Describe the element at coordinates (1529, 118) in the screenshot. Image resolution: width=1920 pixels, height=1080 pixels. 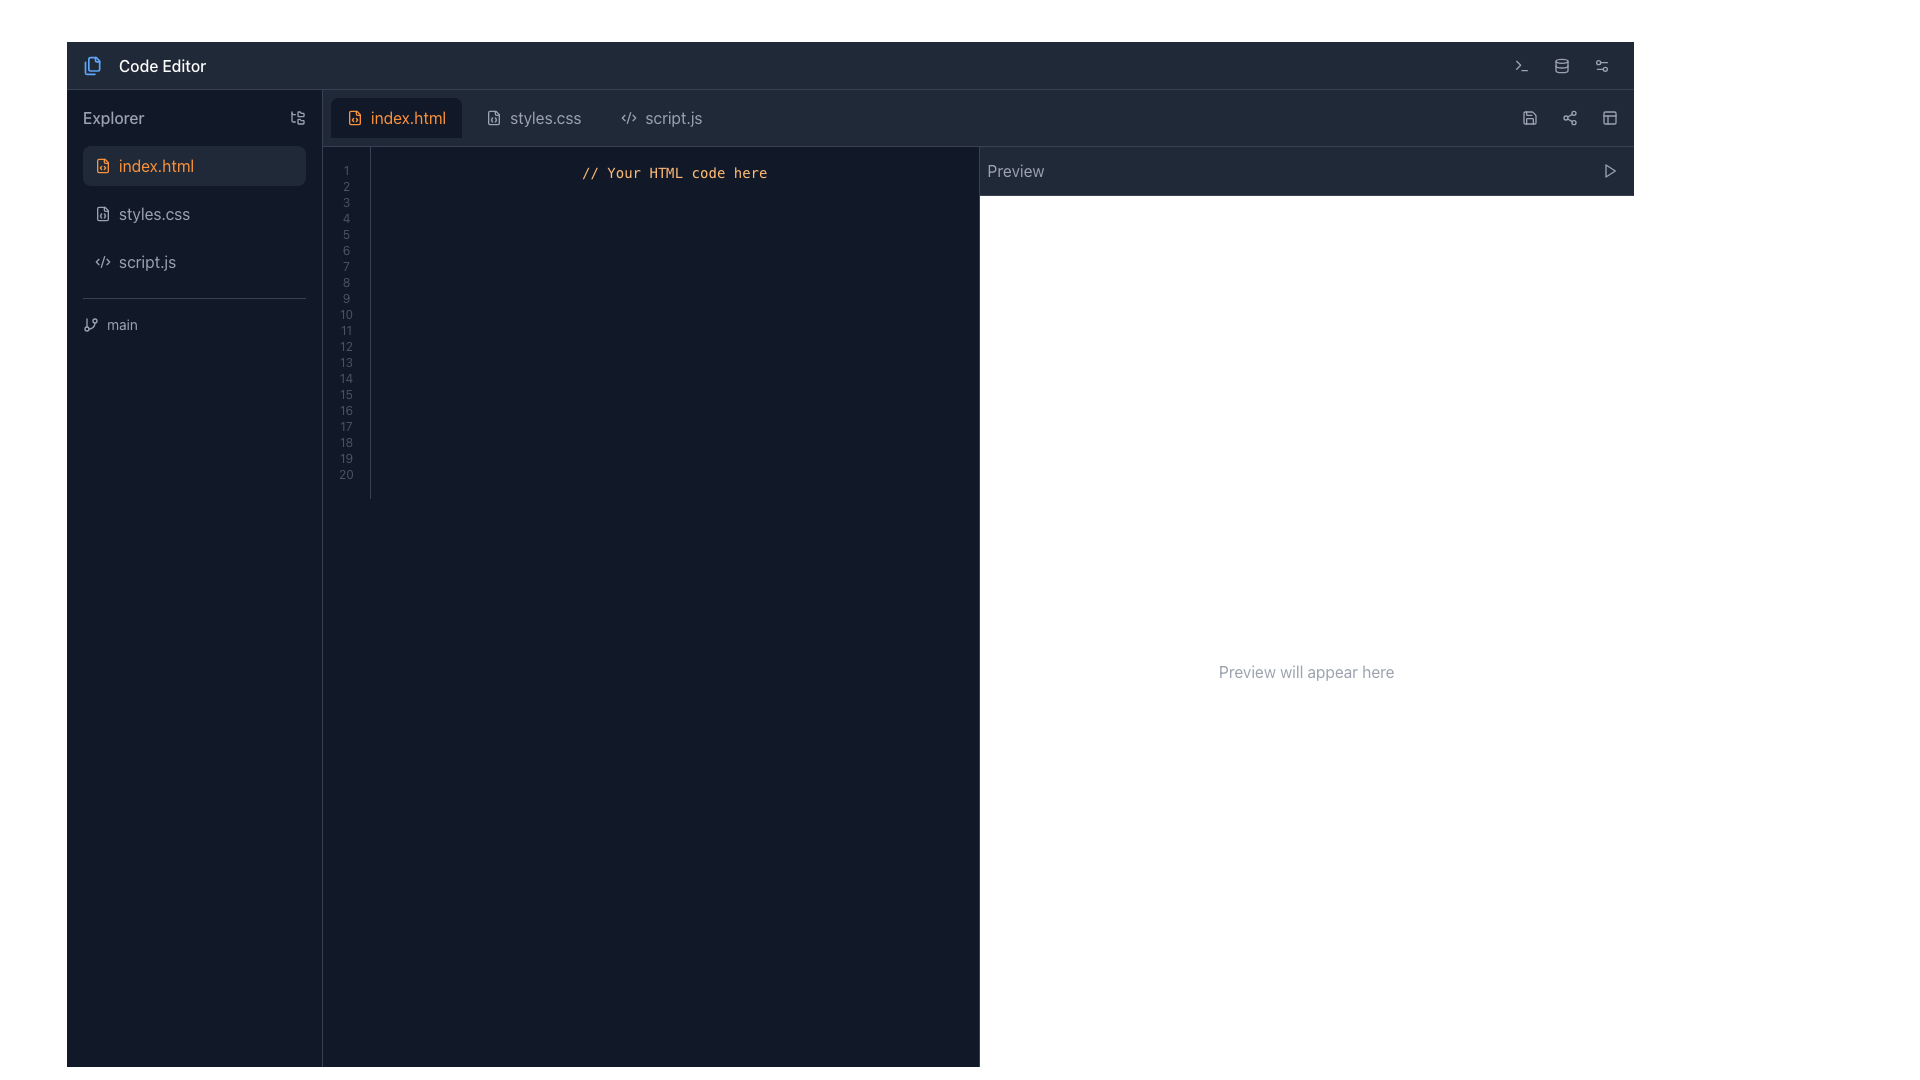
I see `the first button in the horizontal group at the top-right section of the interface, which features a save icon` at that location.